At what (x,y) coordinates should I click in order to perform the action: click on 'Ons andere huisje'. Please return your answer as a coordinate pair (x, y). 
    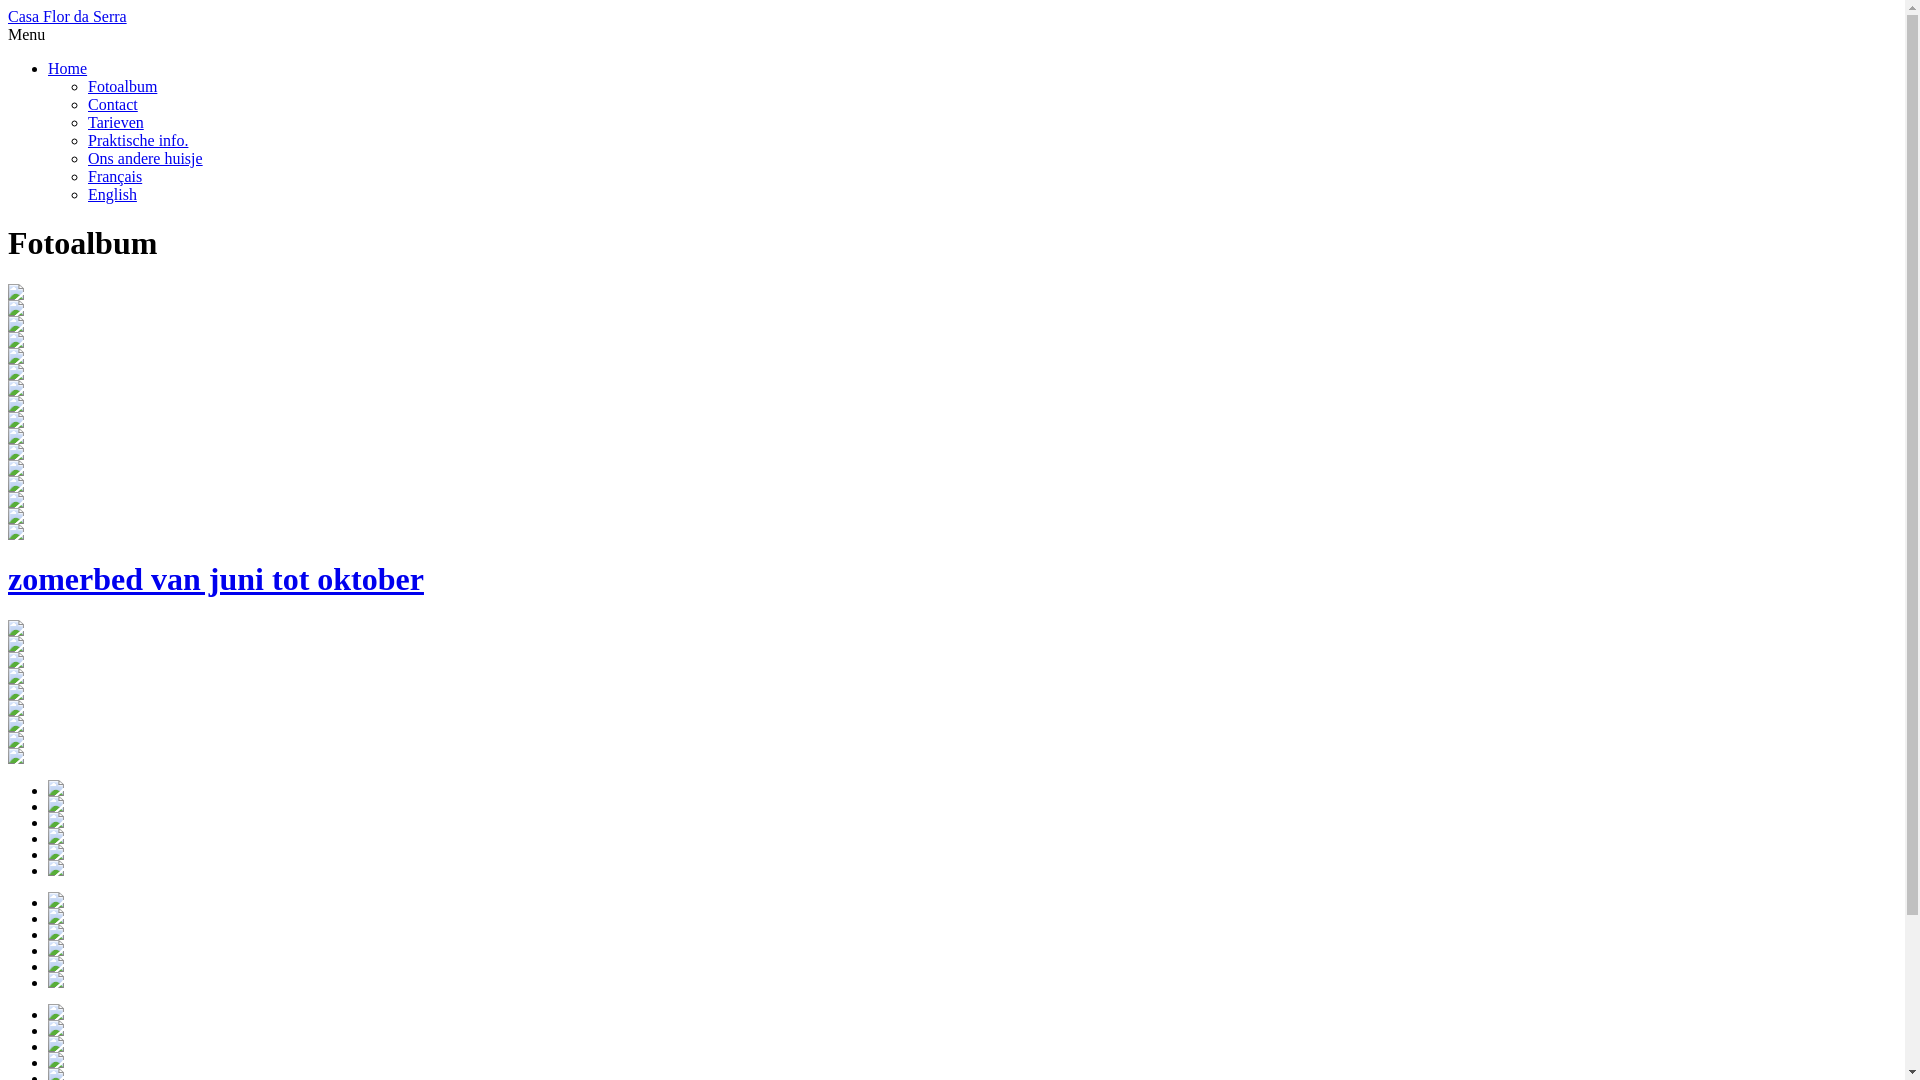
    Looking at the image, I should click on (86, 157).